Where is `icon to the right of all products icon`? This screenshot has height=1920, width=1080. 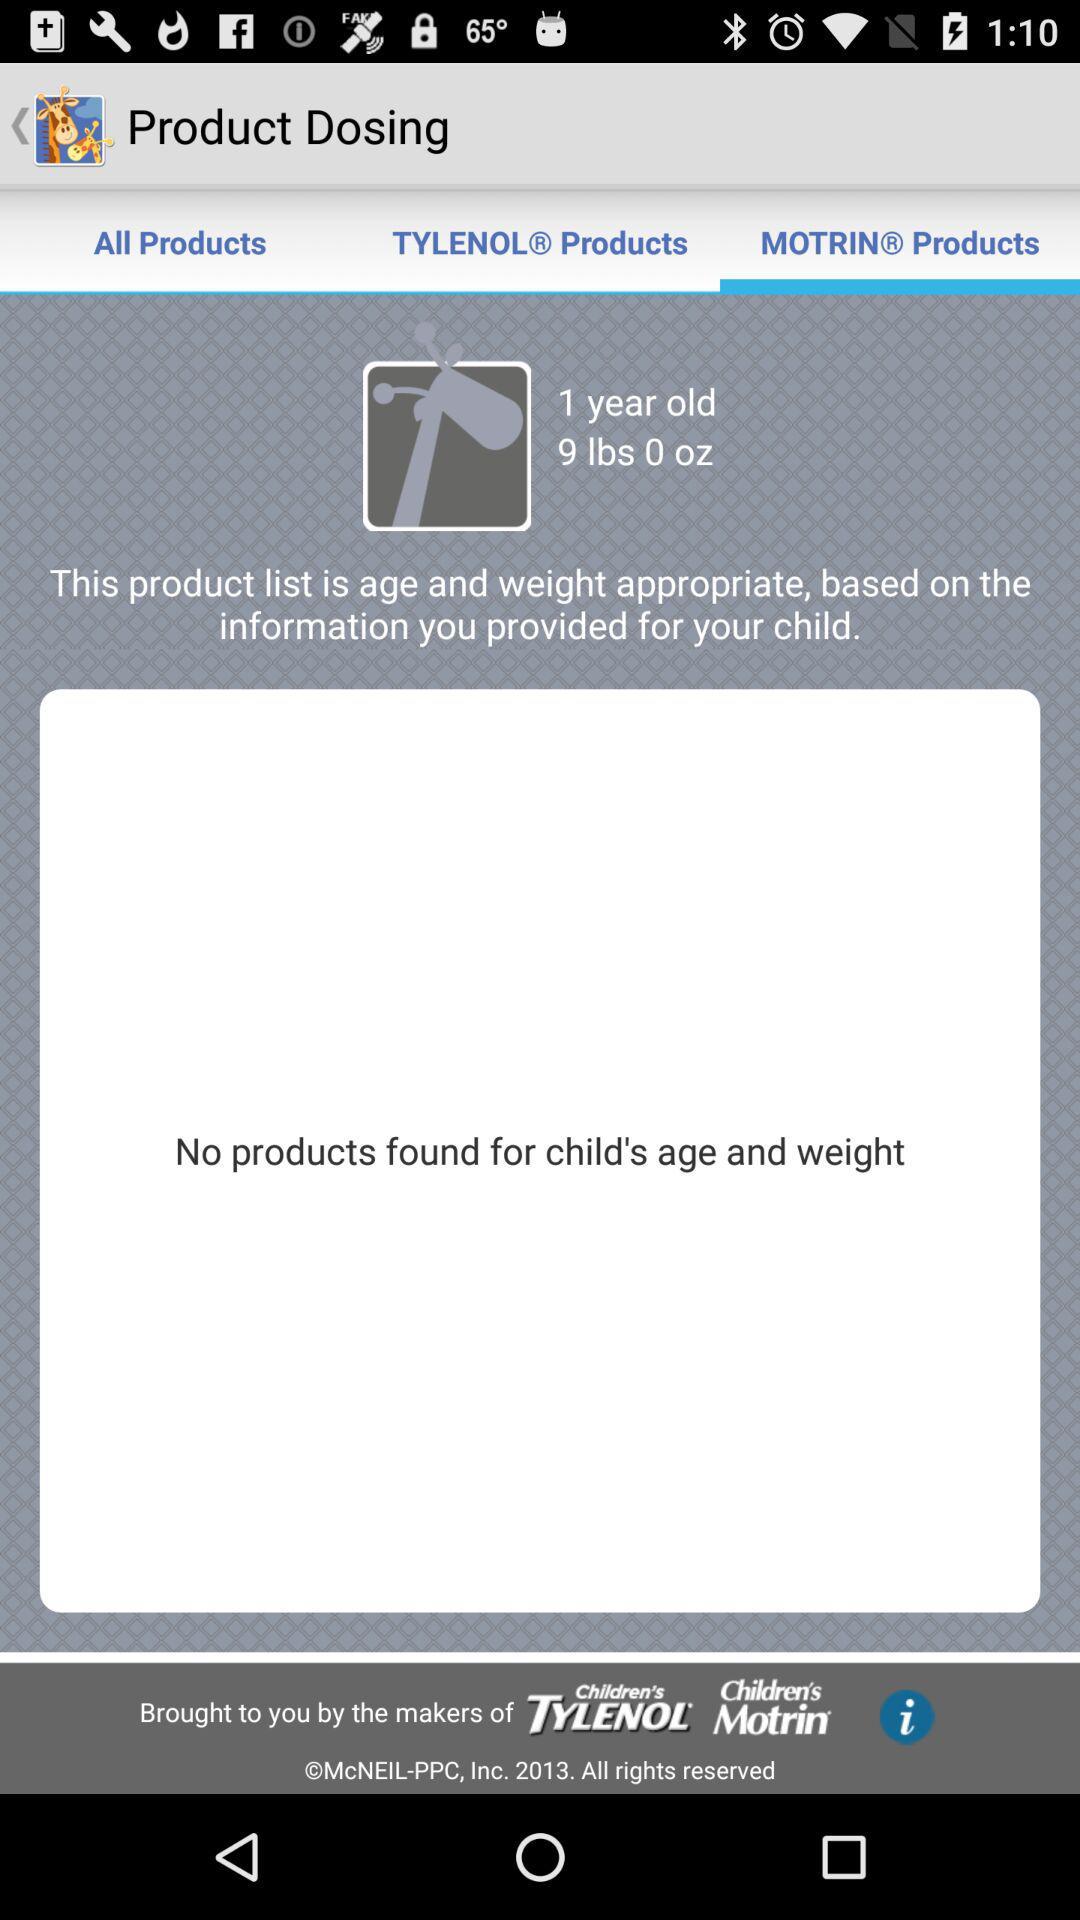
icon to the right of all products icon is located at coordinates (540, 240).